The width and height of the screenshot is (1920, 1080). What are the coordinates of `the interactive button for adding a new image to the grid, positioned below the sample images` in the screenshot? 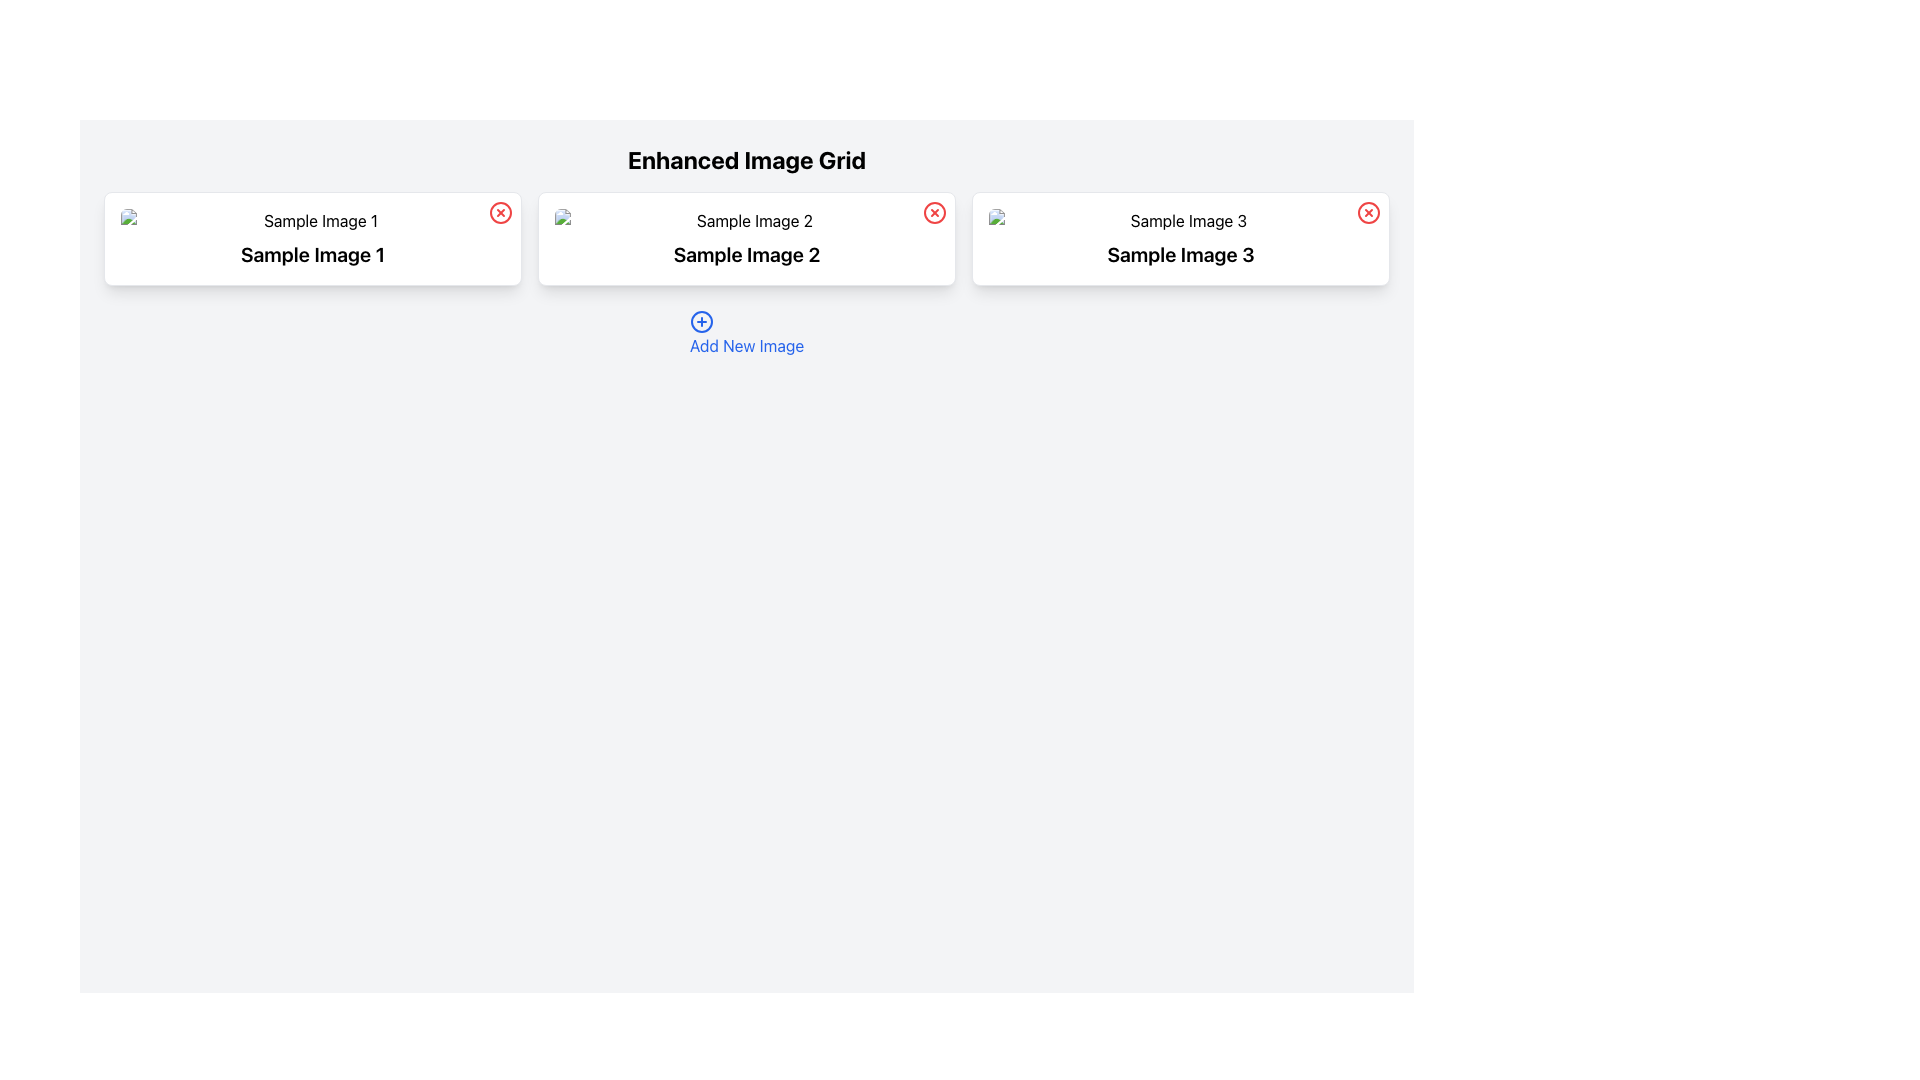 It's located at (746, 333).